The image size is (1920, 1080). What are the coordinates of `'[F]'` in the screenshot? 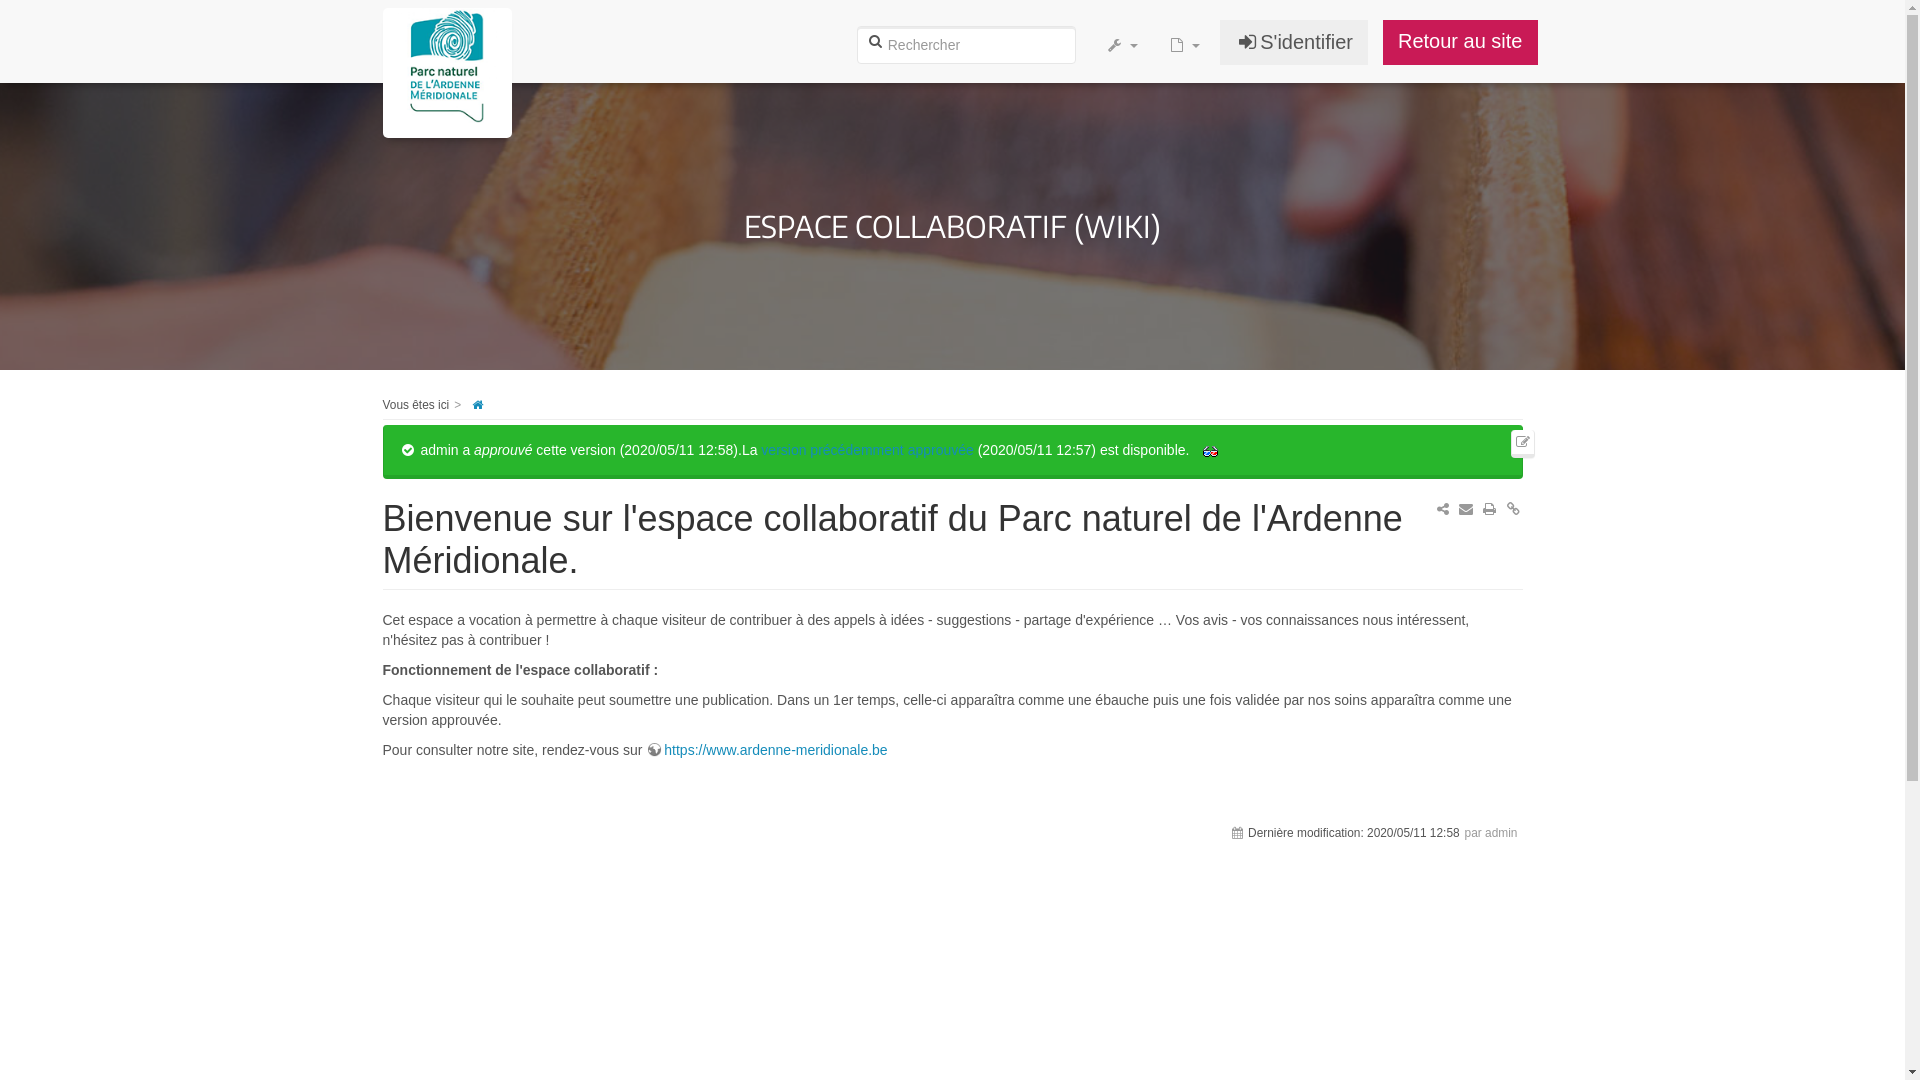 It's located at (966, 45).